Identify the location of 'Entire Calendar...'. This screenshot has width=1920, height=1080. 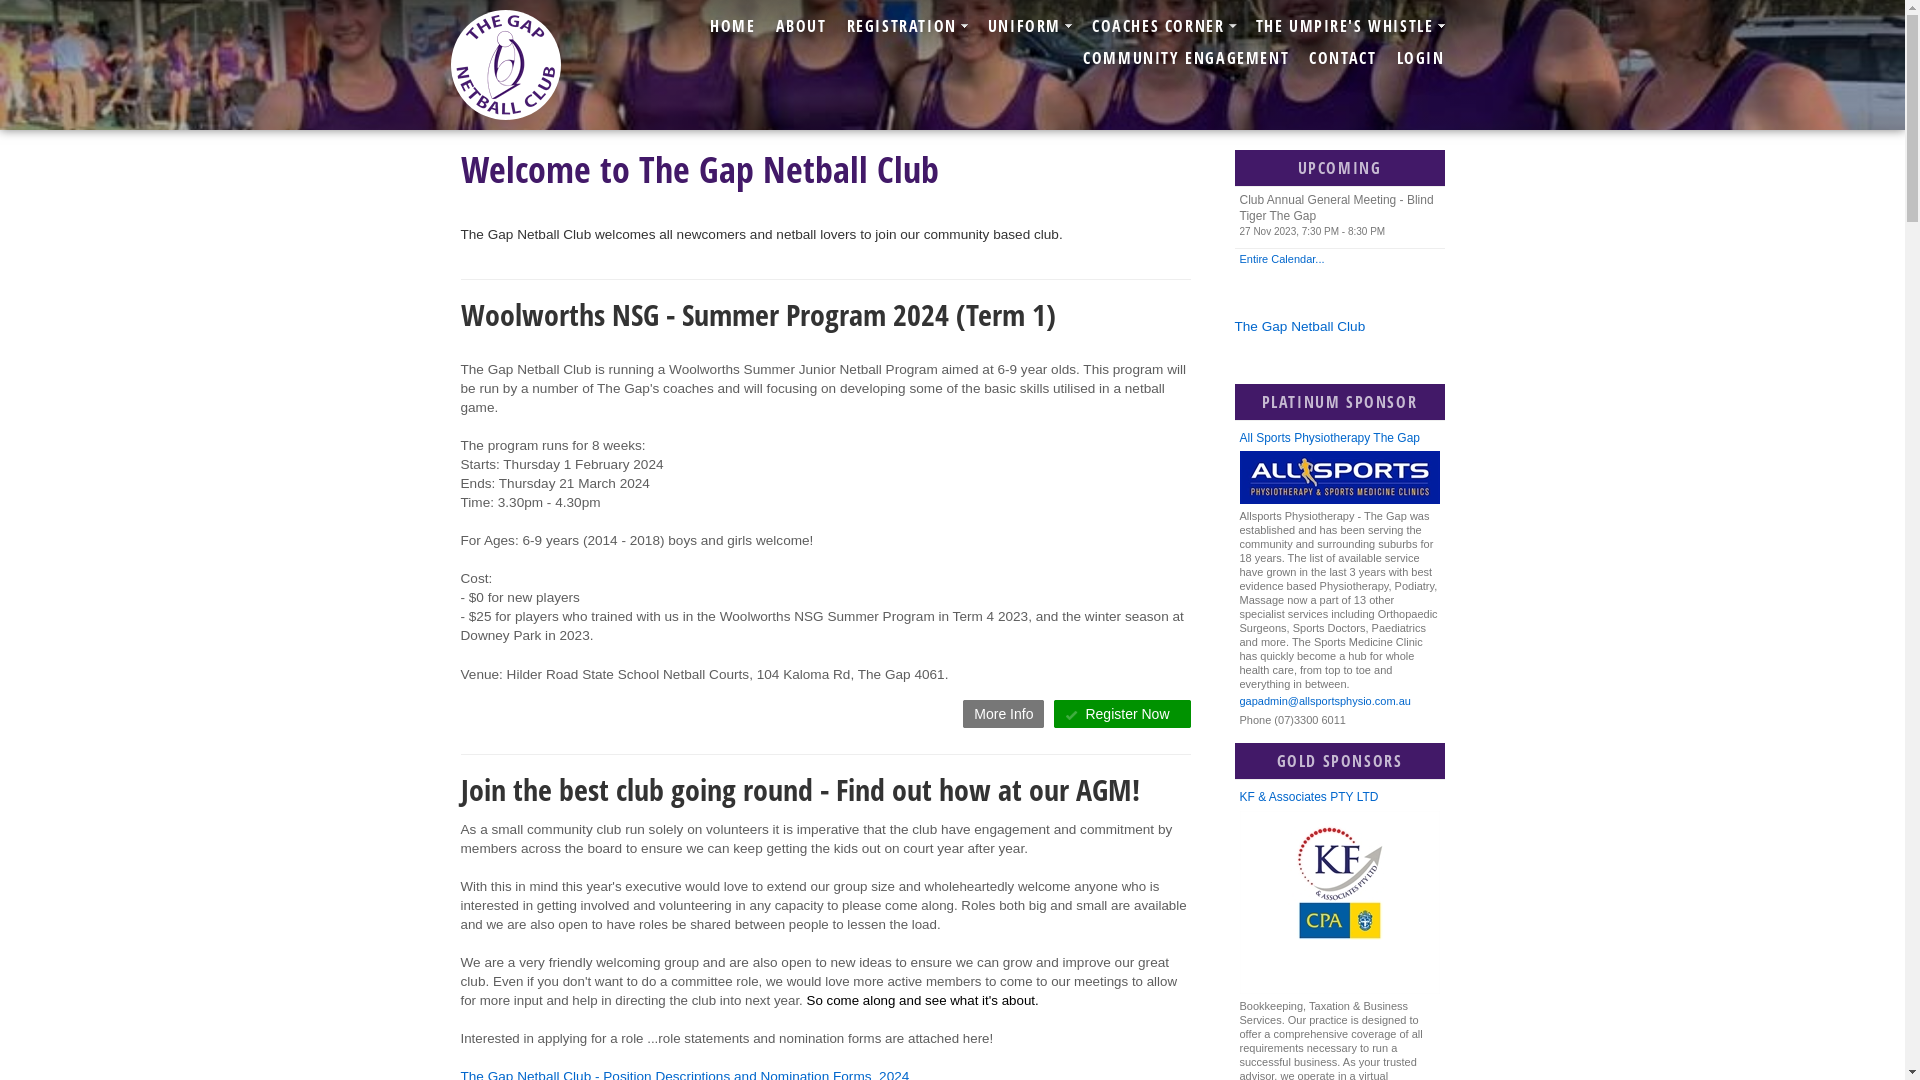
(1339, 257).